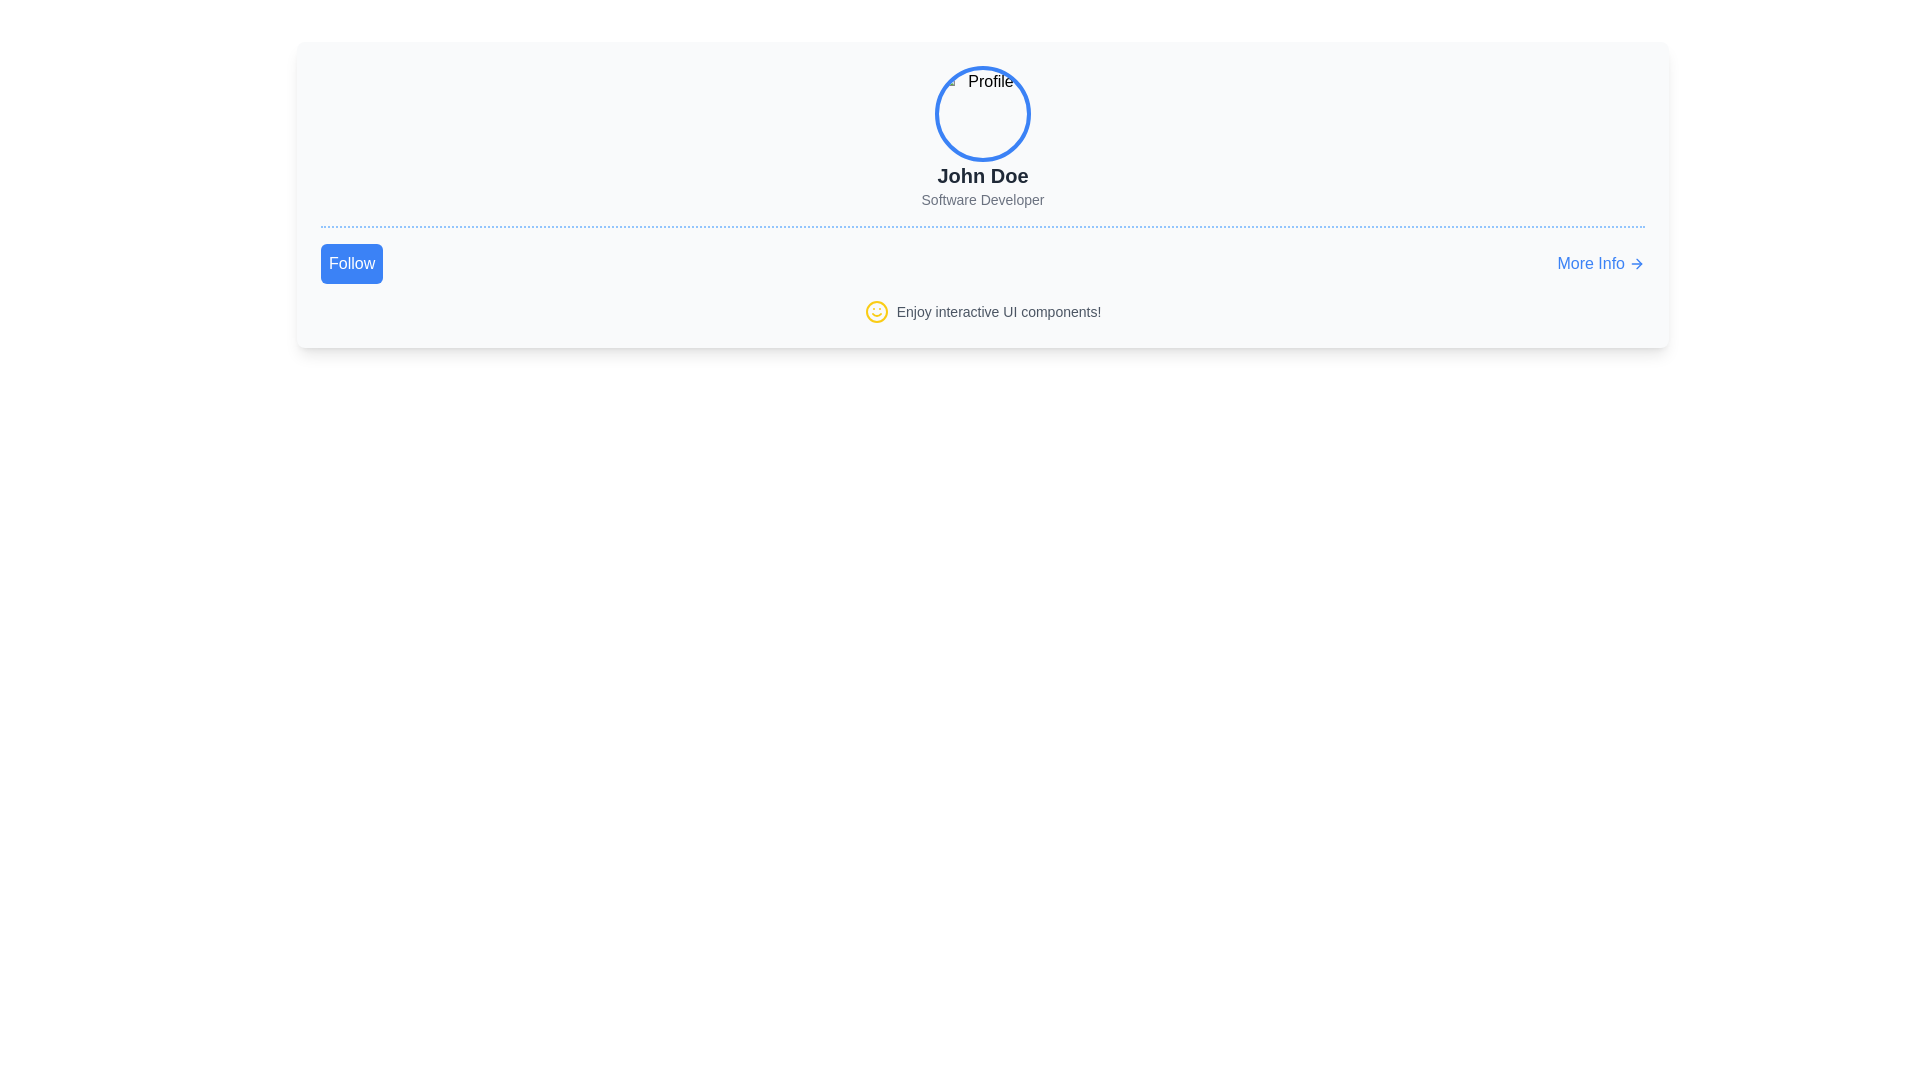 The image size is (1920, 1080). Describe the element at coordinates (1601, 262) in the screenshot. I see `the 'More Info' hyperlink with an adjacent arrow icon` at that location.